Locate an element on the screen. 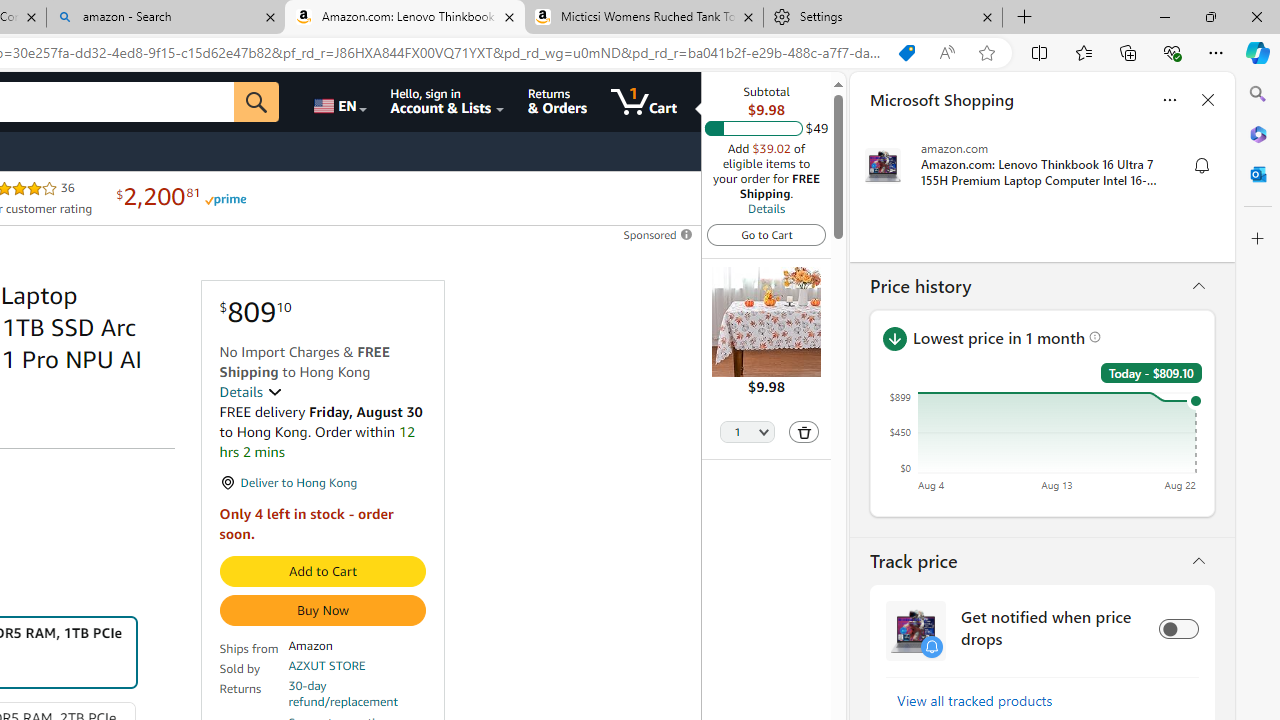  'amazon - Search' is located at coordinates (166, 17).